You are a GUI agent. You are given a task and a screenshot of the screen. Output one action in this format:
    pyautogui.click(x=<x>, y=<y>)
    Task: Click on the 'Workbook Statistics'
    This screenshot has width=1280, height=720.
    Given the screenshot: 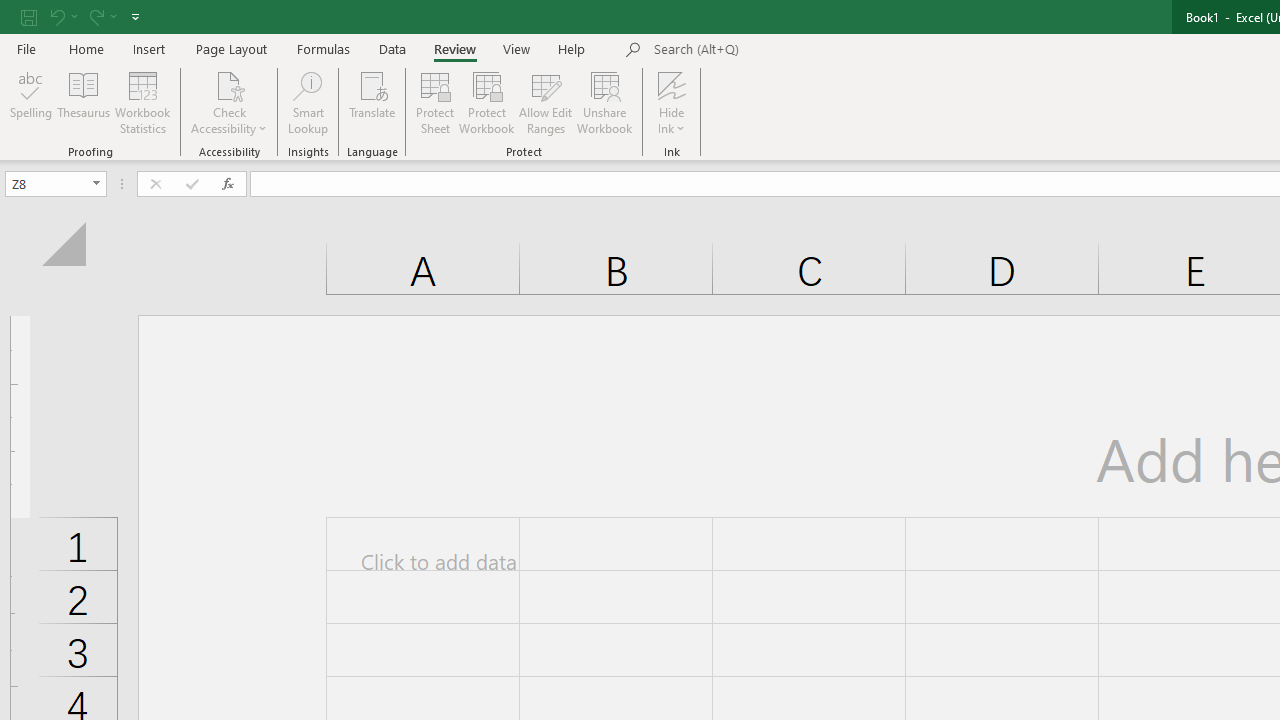 What is the action you would take?
    pyautogui.click(x=141, y=103)
    